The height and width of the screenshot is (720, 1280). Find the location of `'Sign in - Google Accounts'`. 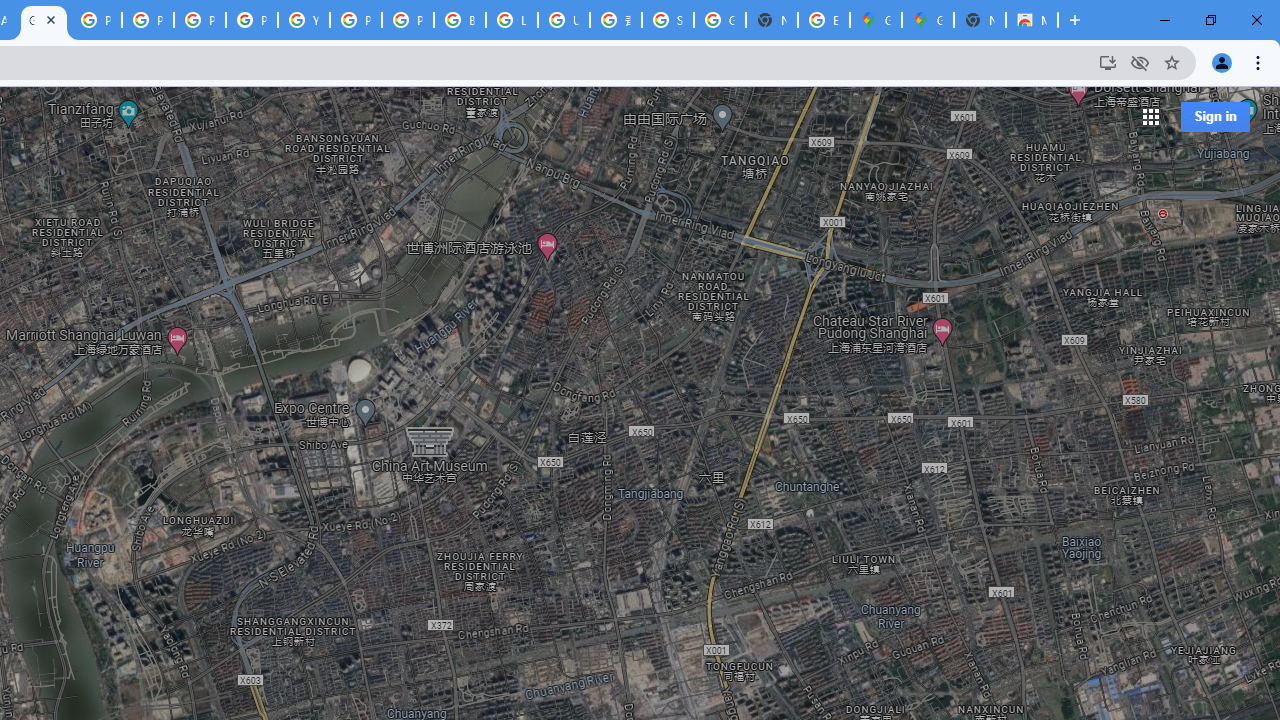

'Sign in - Google Accounts' is located at coordinates (668, 20).